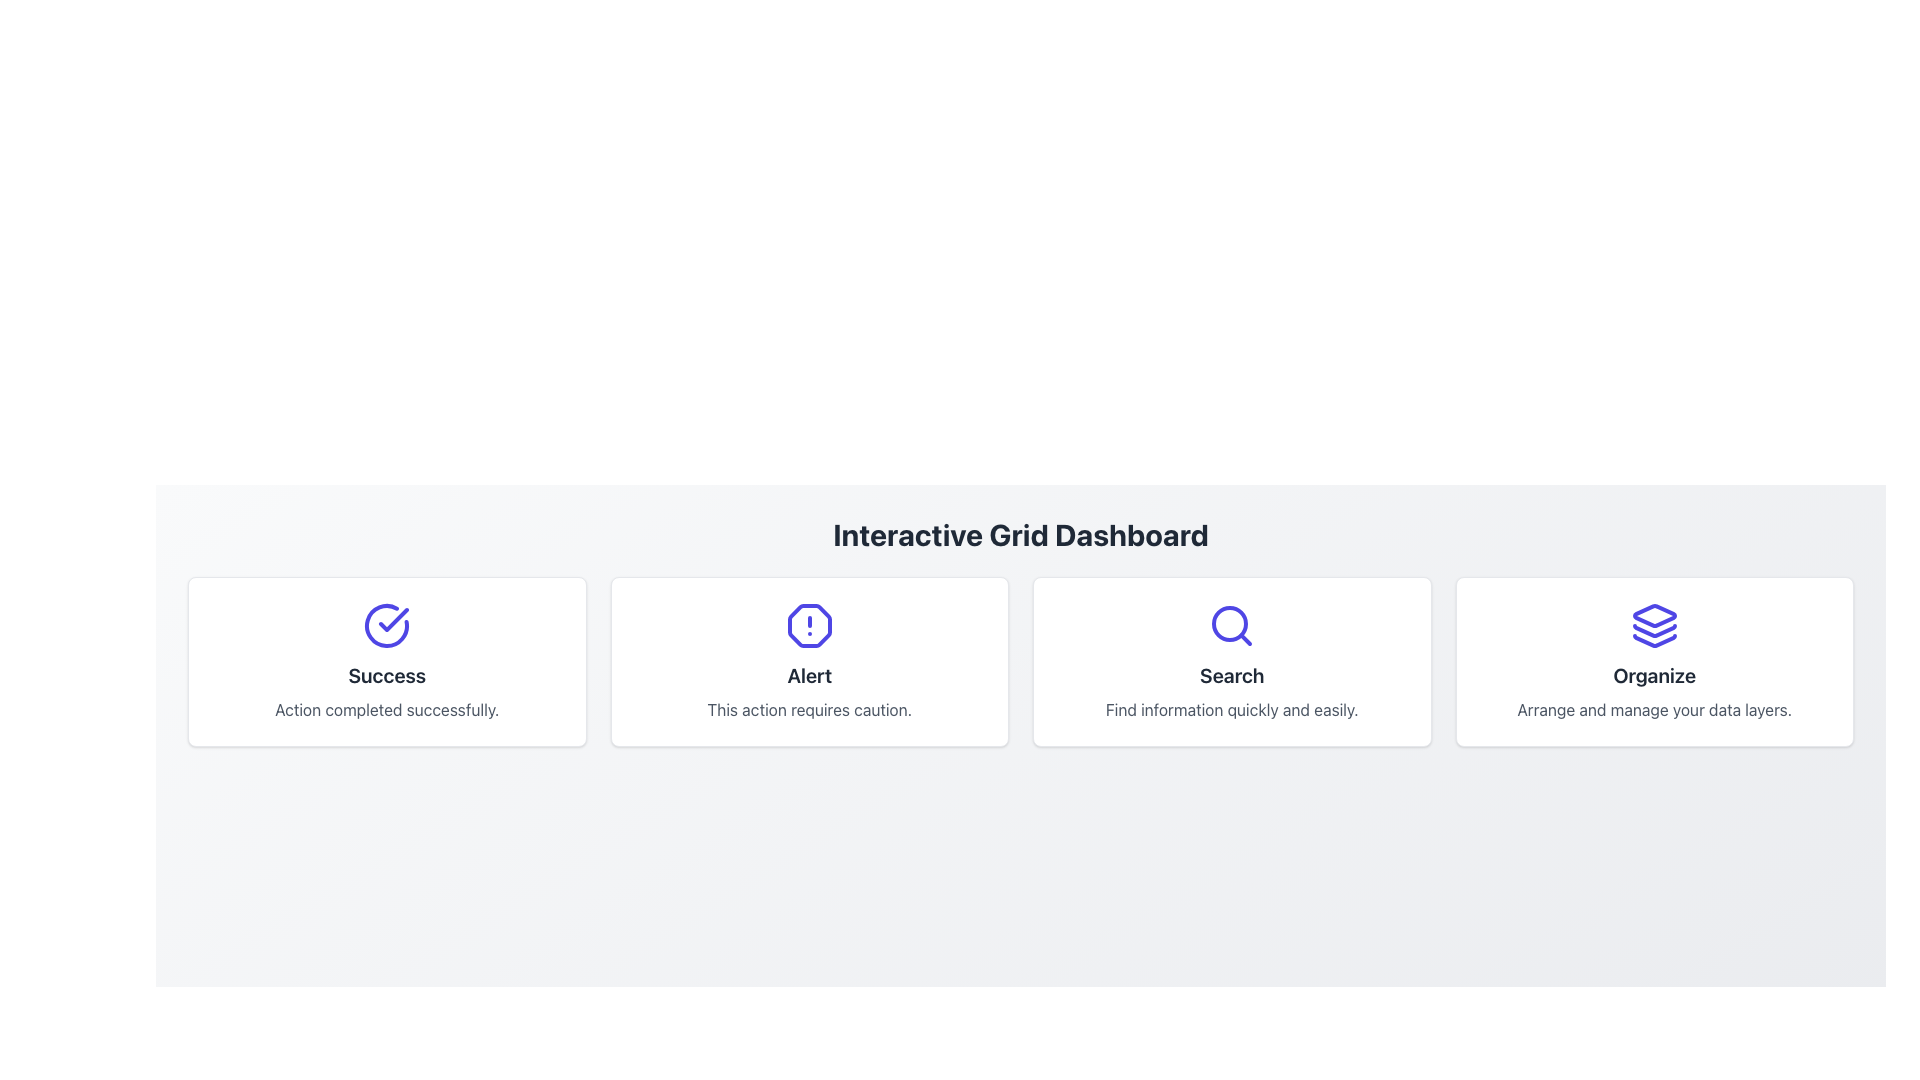 The height and width of the screenshot is (1080, 1920). I want to click on the blue octagonal icon with an exclamation mark in the 'Alert' card, which is the second card from the left in the 'Interactive Grid Dashboard', so click(809, 624).